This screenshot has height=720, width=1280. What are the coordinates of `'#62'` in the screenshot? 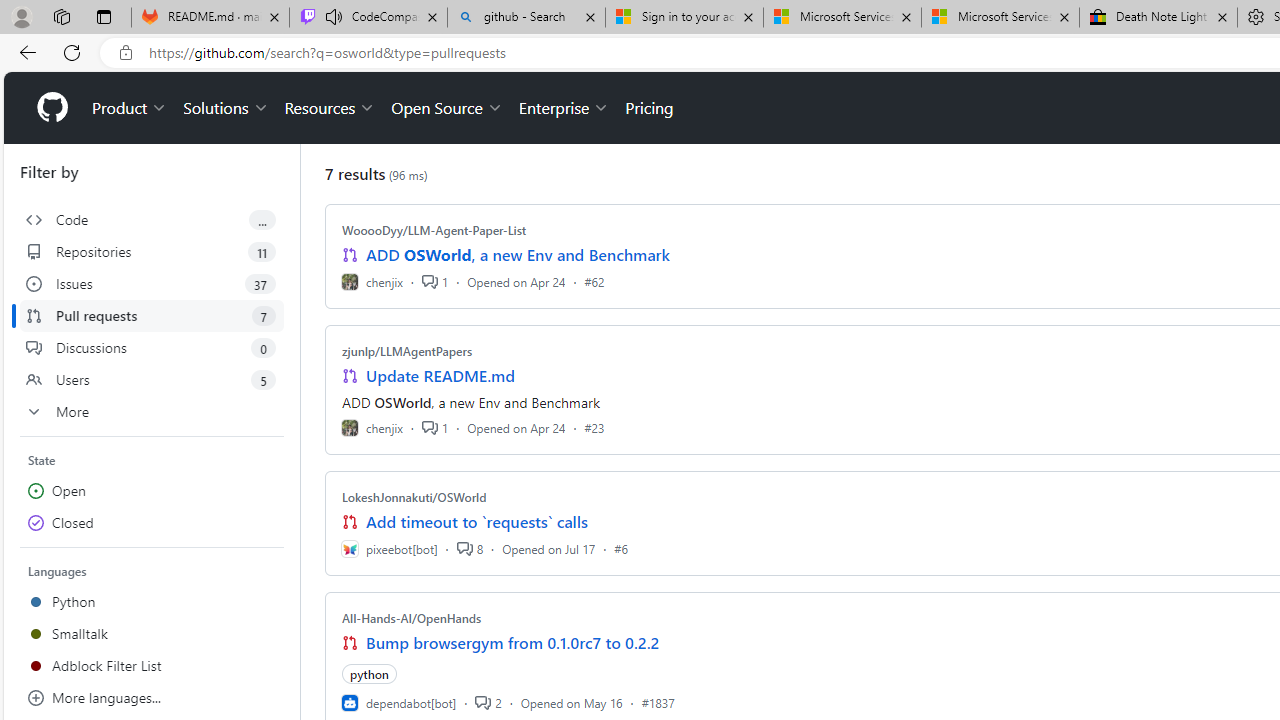 It's located at (593, 281).